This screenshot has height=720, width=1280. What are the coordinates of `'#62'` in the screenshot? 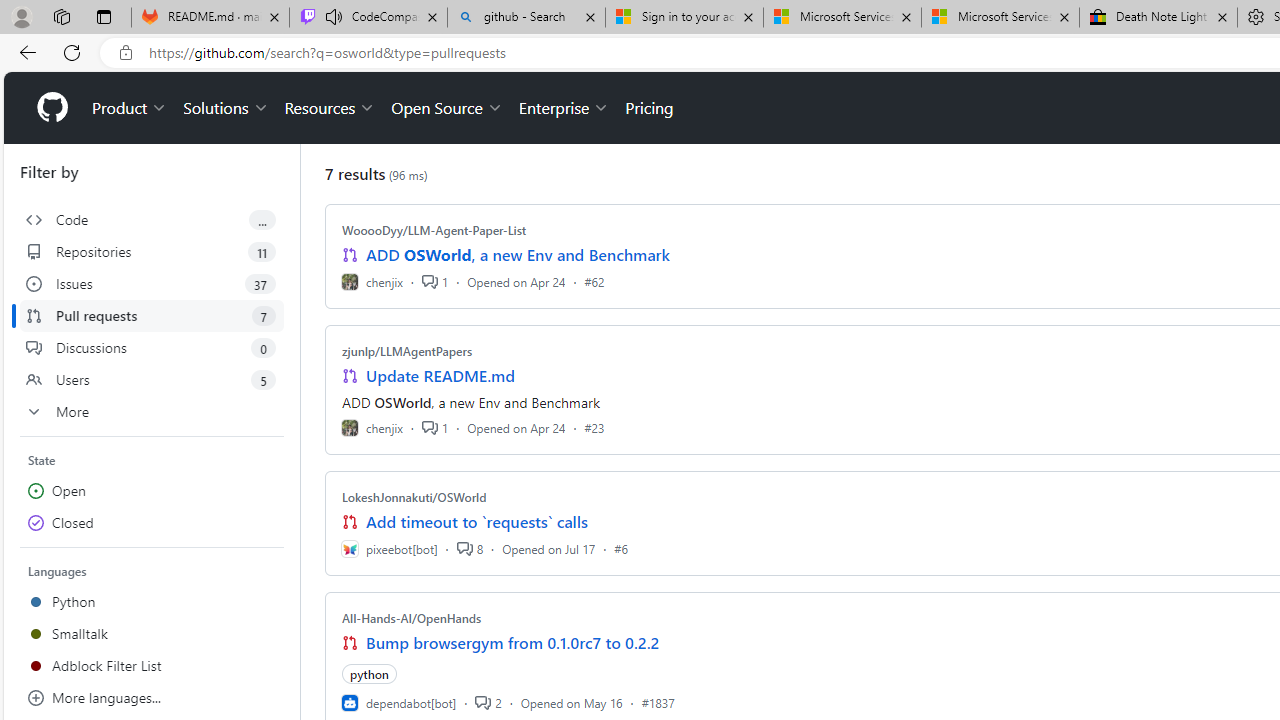 It's located at (593, 281).